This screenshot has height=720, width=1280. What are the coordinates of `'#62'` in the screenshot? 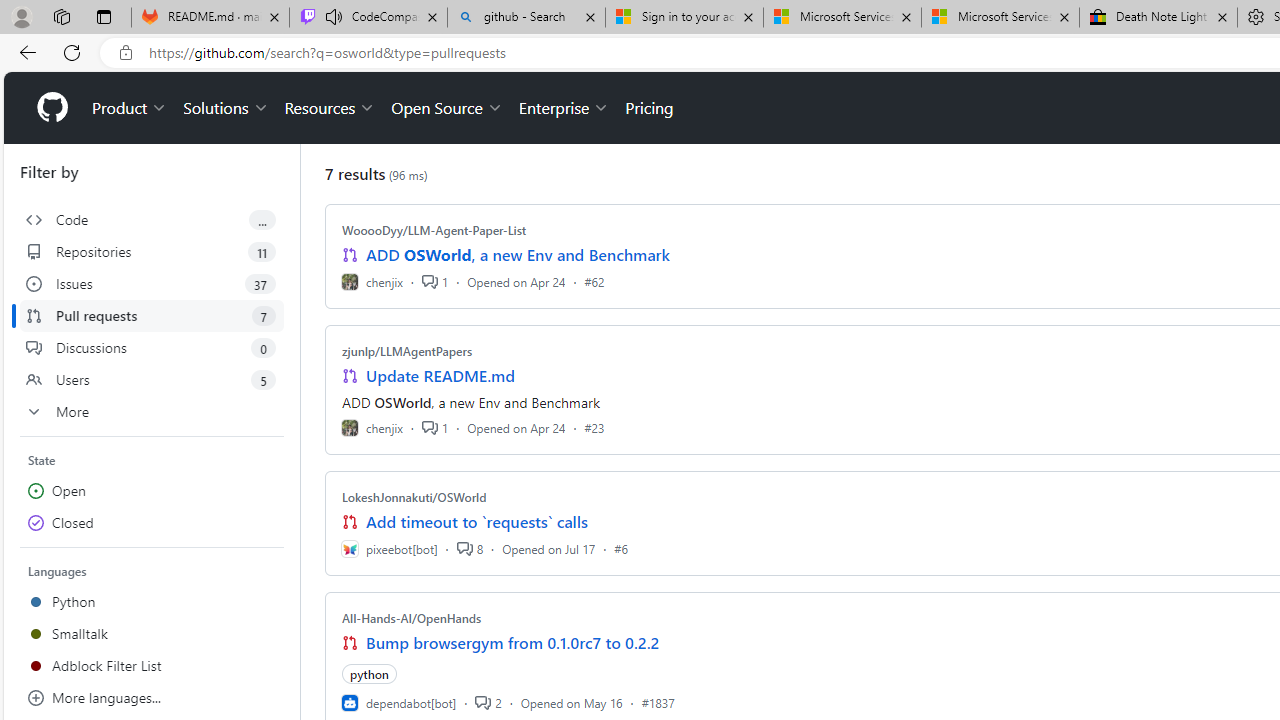 It's located at (593, 281).